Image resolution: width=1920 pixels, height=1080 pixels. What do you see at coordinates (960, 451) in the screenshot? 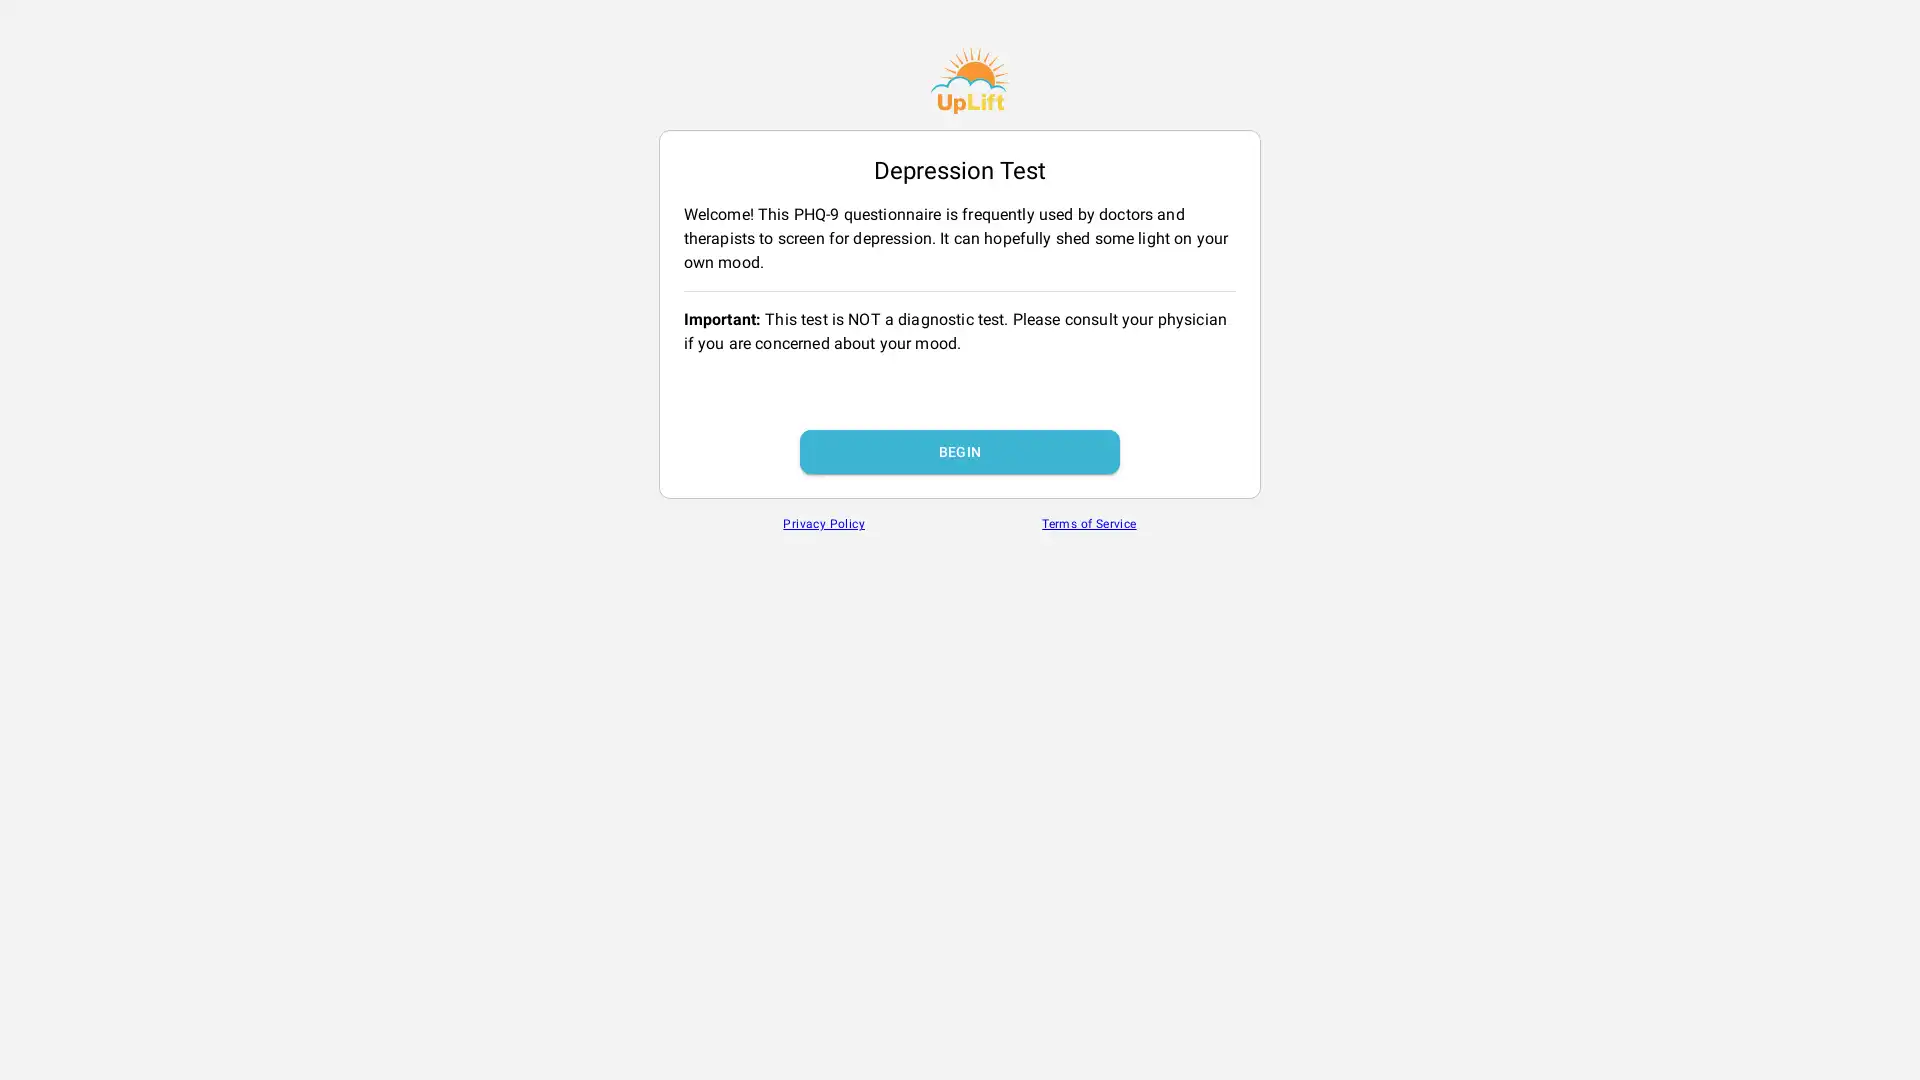
I see `BEGIN` at bounding box center [960, 451].